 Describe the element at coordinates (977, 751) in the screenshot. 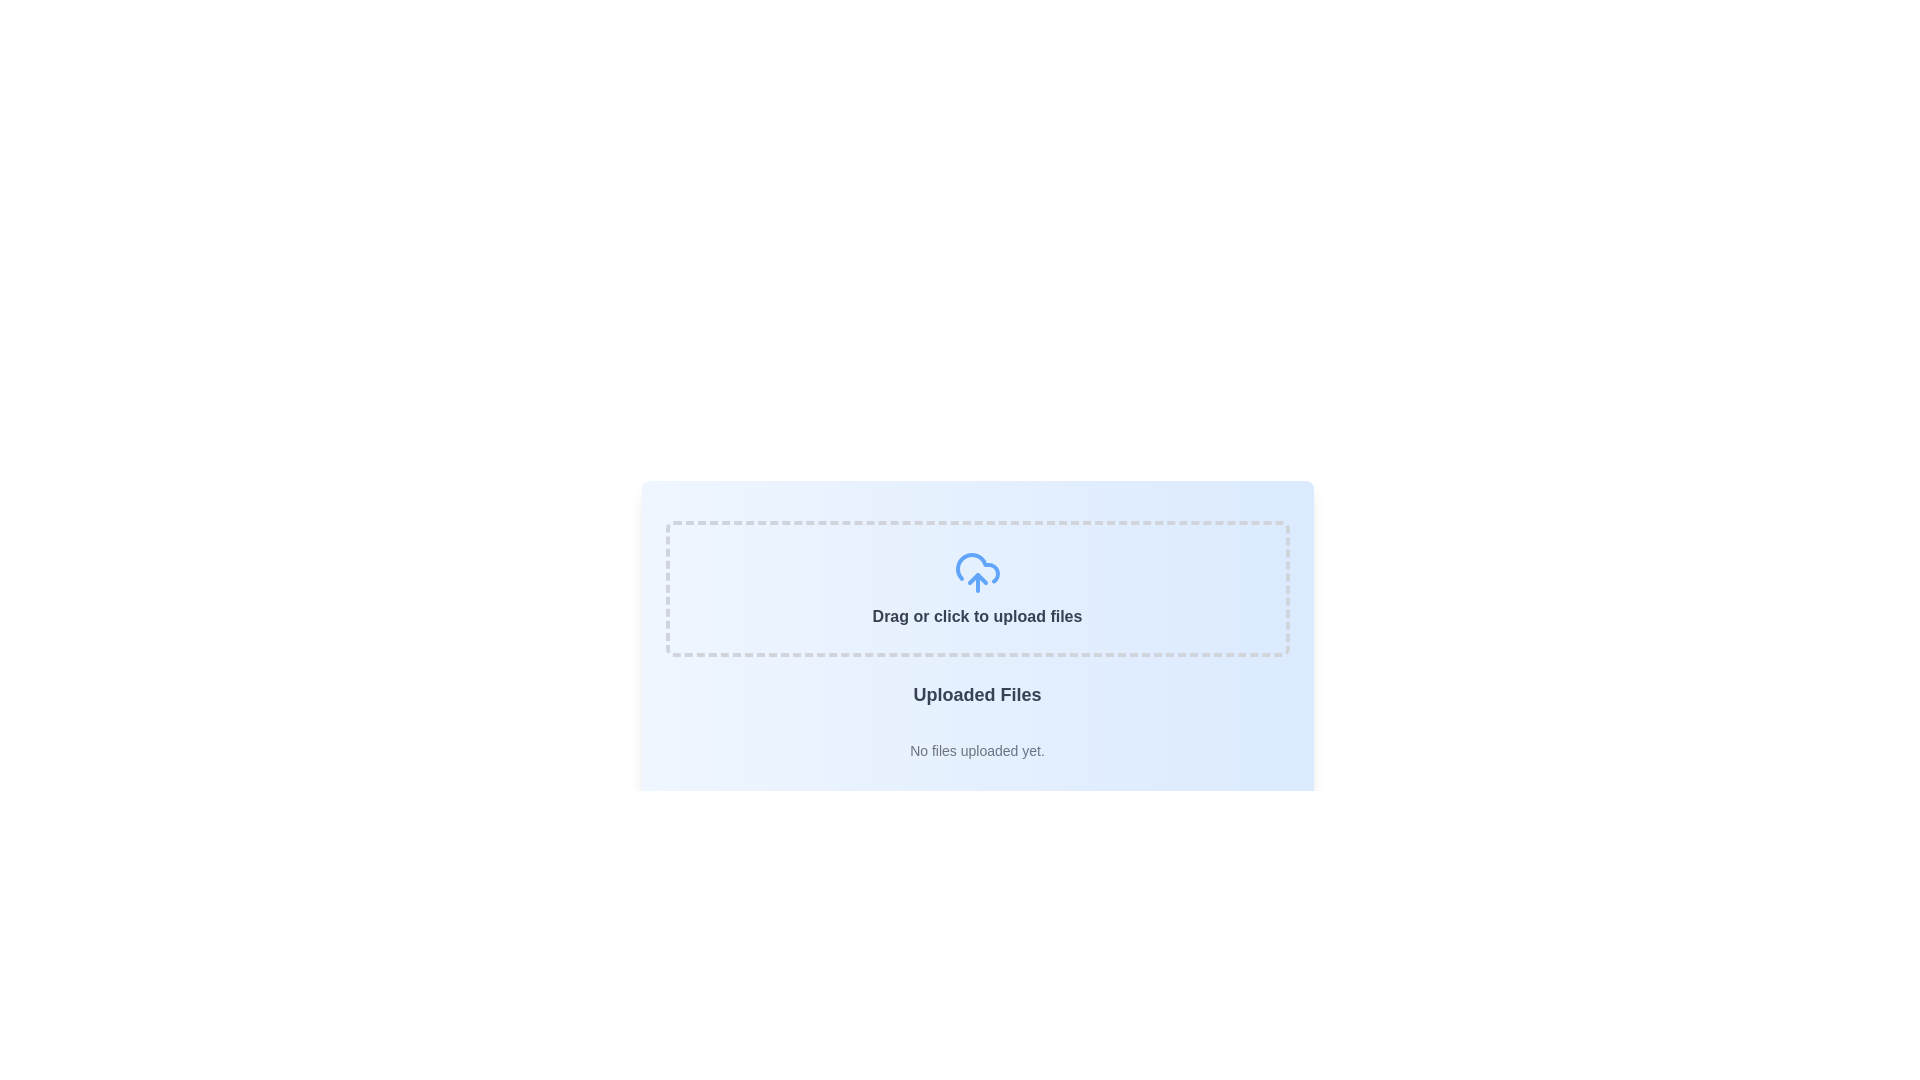

I see `the text label indicating that no files have been uploaded yet, which is located directly beneath the 'Uploaded Files' heading` at that location.